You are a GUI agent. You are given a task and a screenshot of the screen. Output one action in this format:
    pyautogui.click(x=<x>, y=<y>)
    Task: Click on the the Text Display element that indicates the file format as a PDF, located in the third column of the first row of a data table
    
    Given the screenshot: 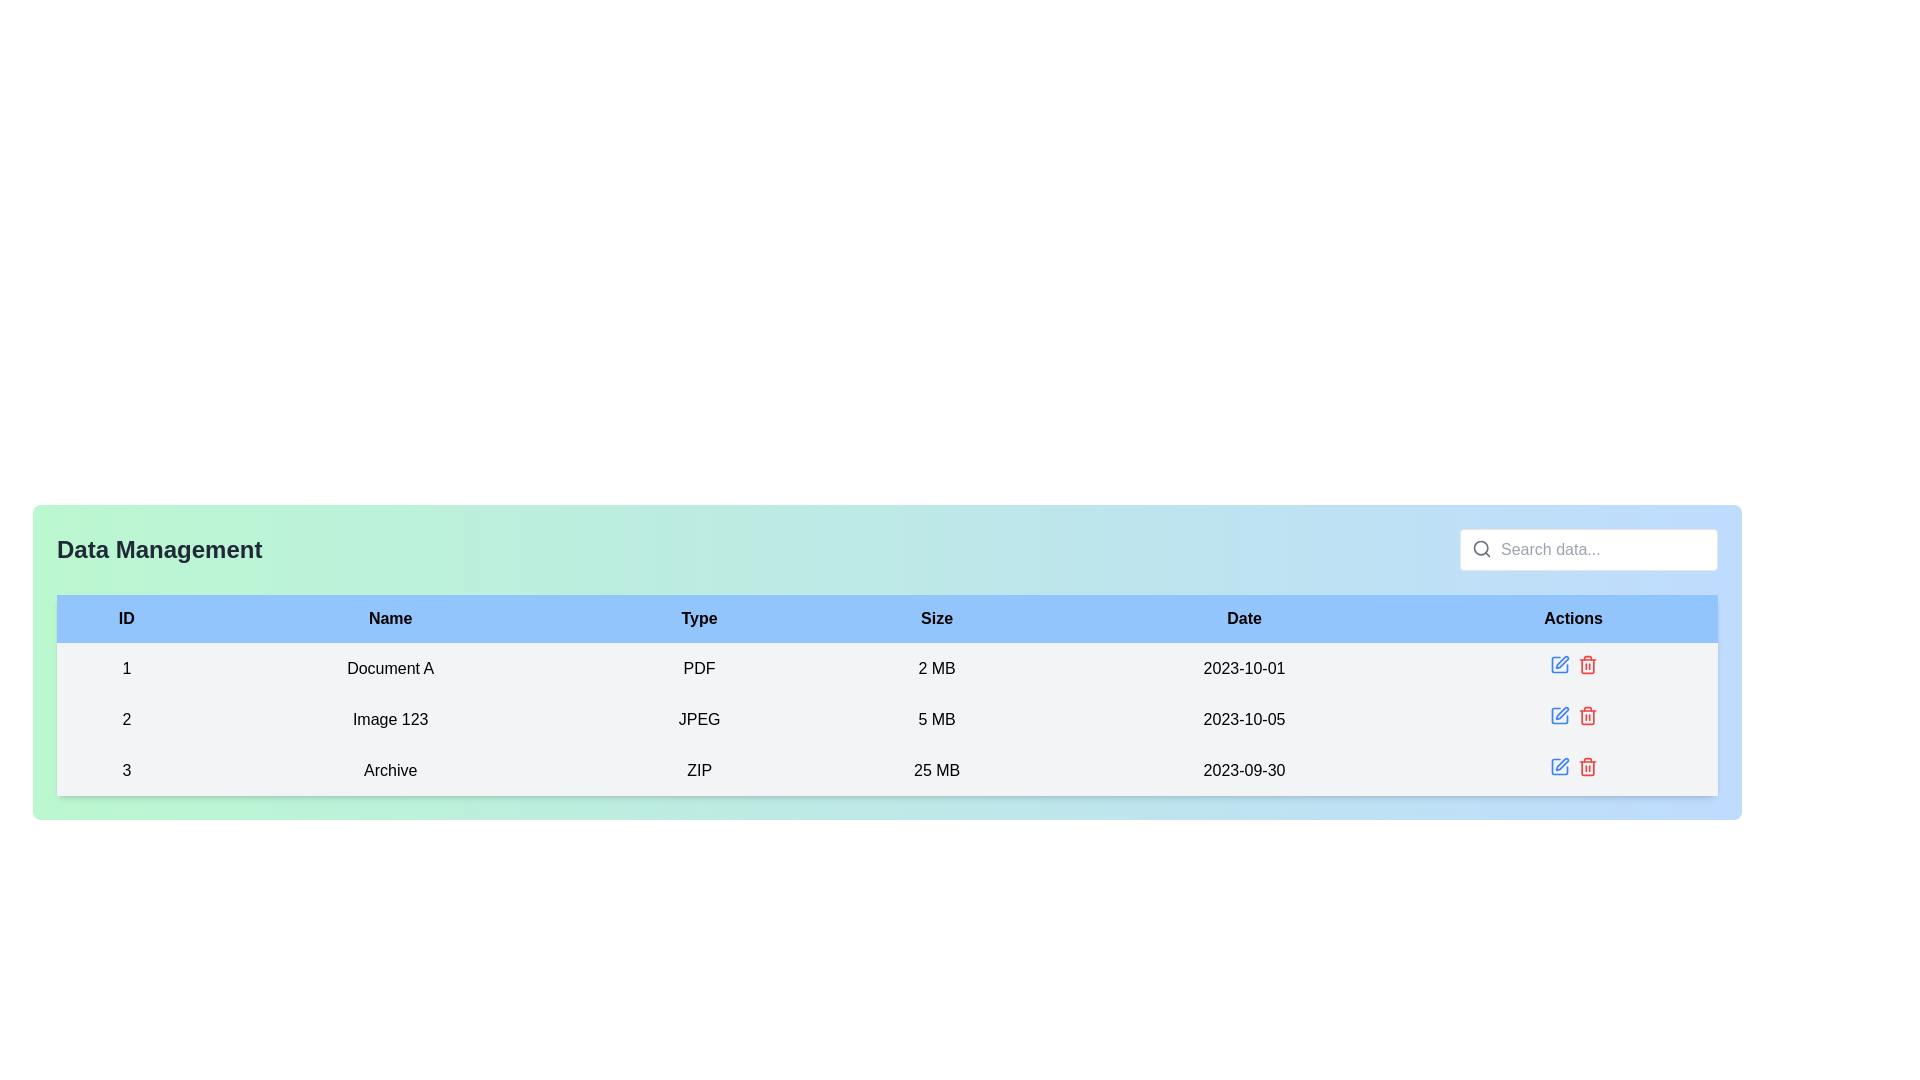 What is the action you would take?
    pyautogui.click(x=699, y=668)
    